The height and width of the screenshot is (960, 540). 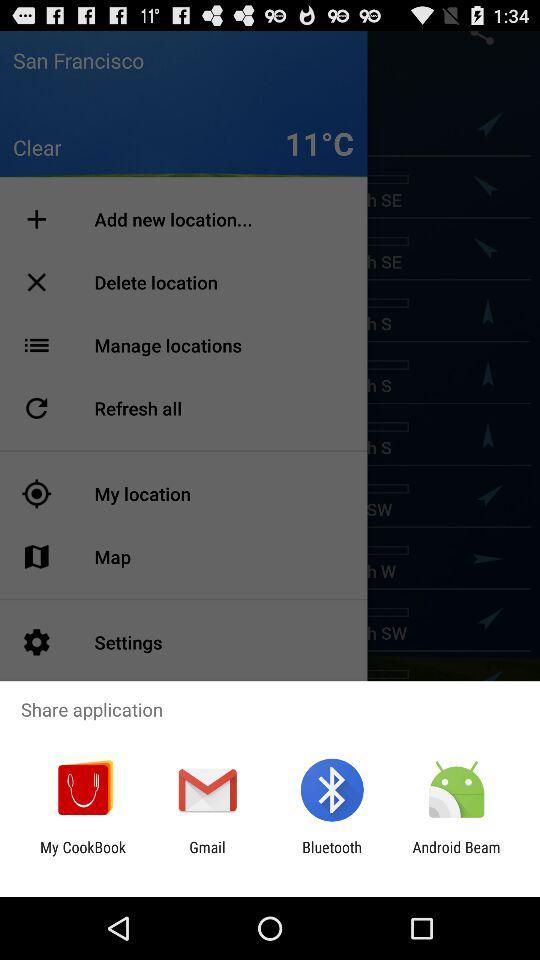 I want to click on the icon to the right of the my cookbook item, so click(x=206, y=855).